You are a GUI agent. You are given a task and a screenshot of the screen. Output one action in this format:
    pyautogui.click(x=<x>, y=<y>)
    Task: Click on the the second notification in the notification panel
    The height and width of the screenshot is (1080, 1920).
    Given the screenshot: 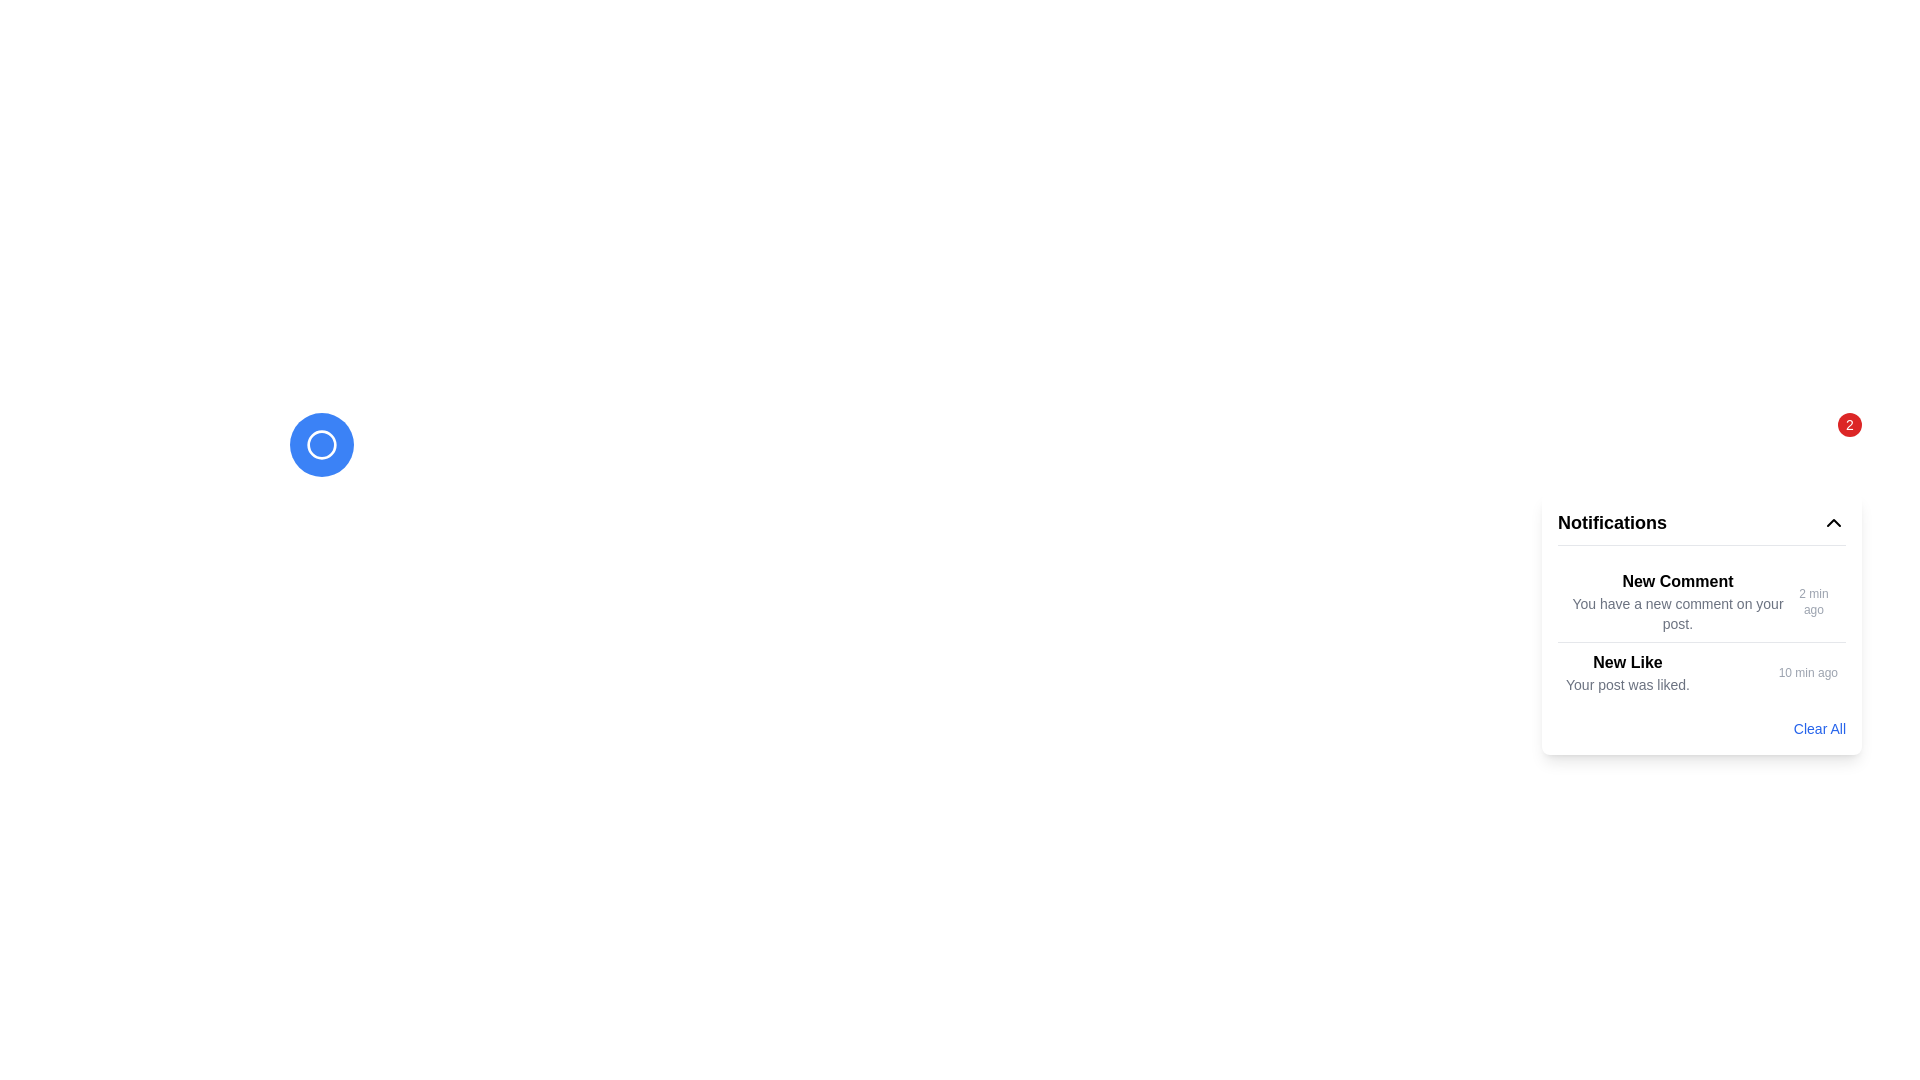 What is the action you would take?
    pyautogui.click(x=1701, y=632)
    